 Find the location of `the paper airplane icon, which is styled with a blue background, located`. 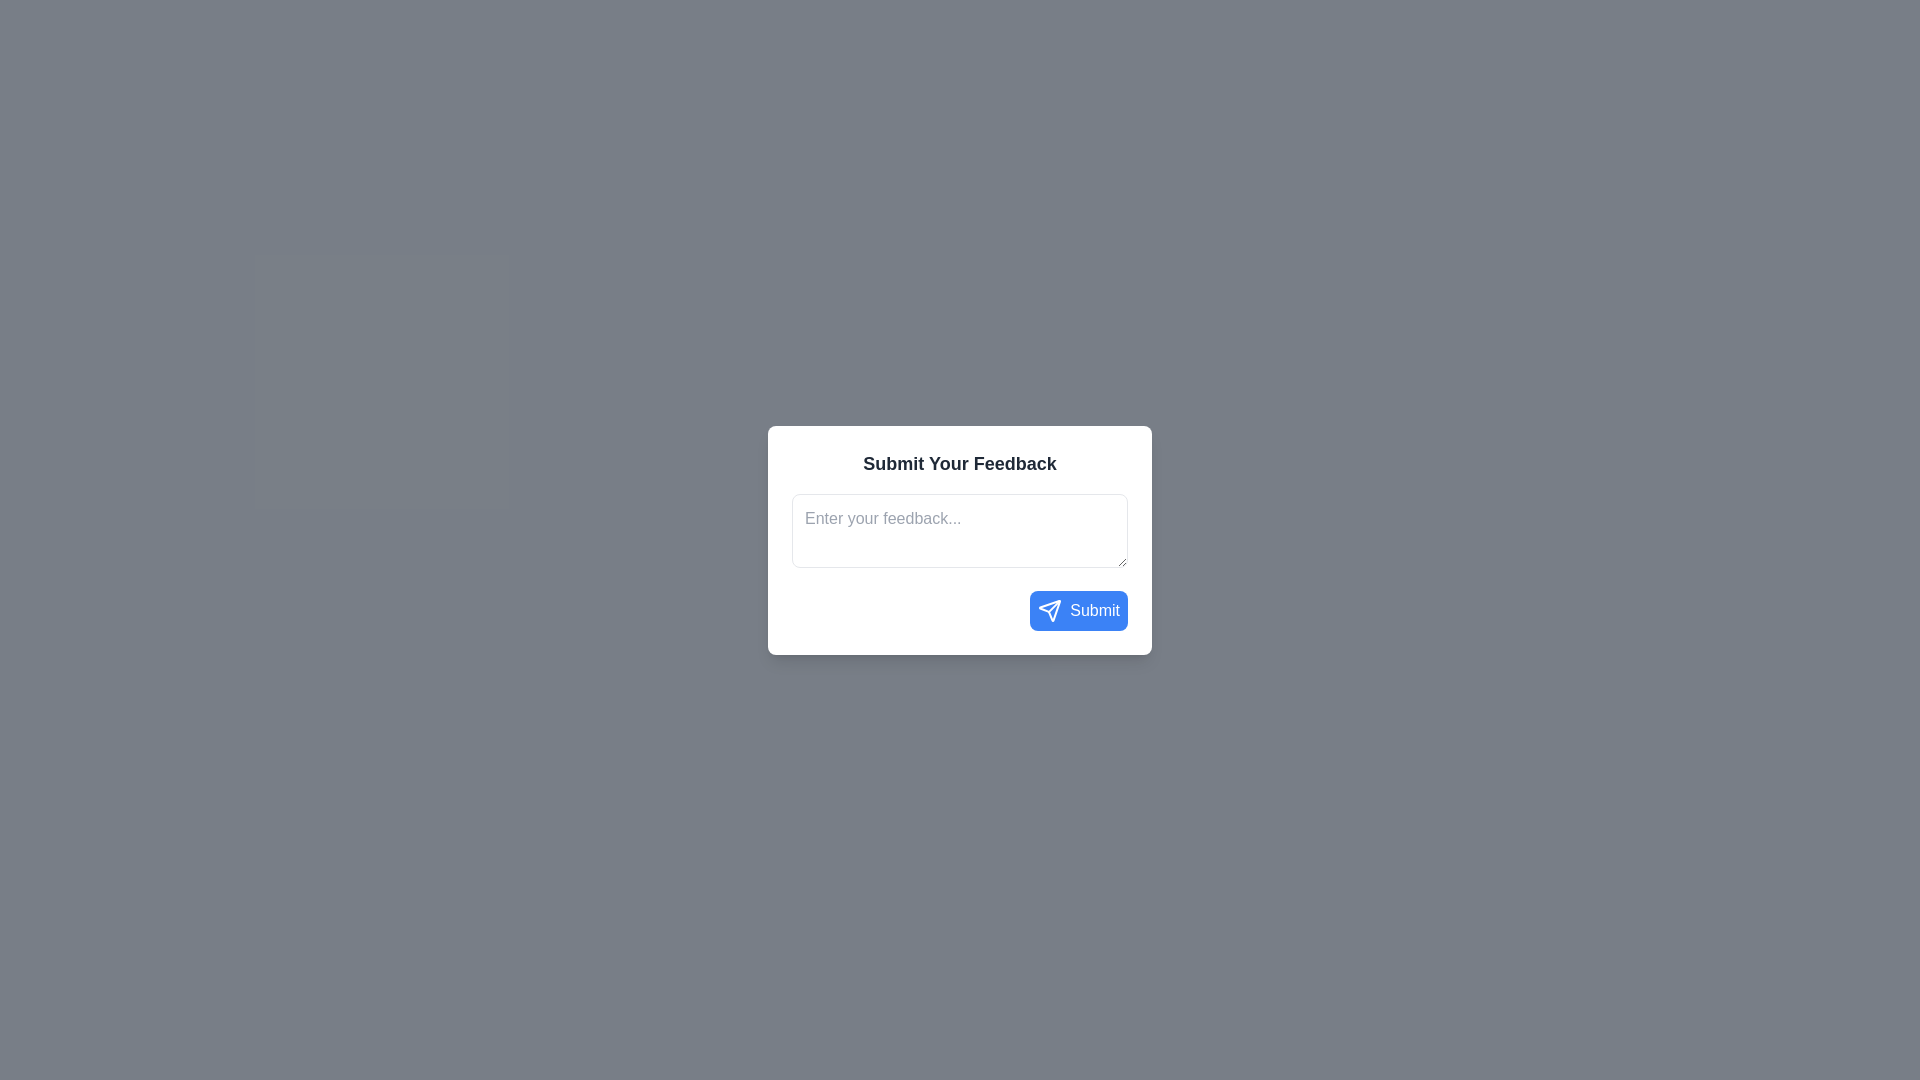

the paper airplane icon, which is styled with a blue background, located is located at coordinates (1049, 609).